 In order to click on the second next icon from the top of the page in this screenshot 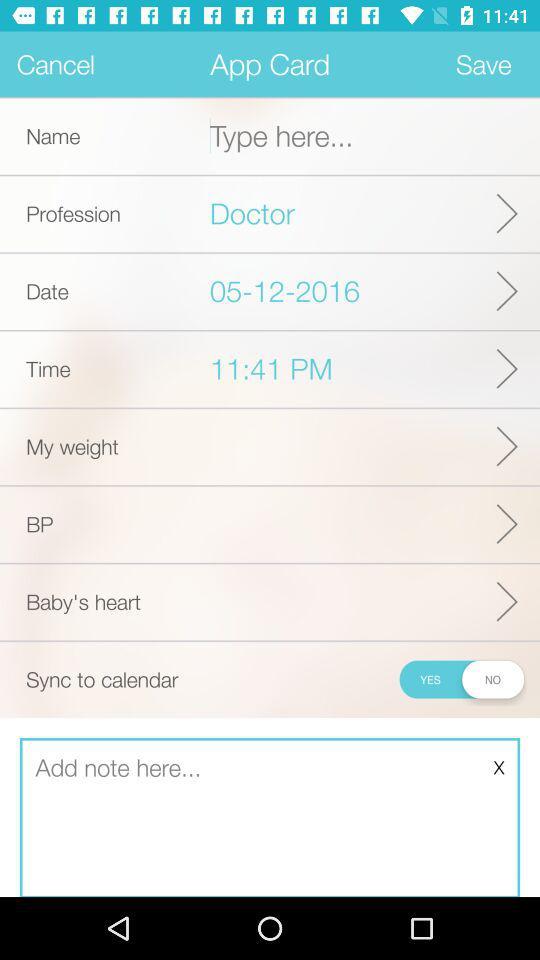, I will do `click(507, 290)`.